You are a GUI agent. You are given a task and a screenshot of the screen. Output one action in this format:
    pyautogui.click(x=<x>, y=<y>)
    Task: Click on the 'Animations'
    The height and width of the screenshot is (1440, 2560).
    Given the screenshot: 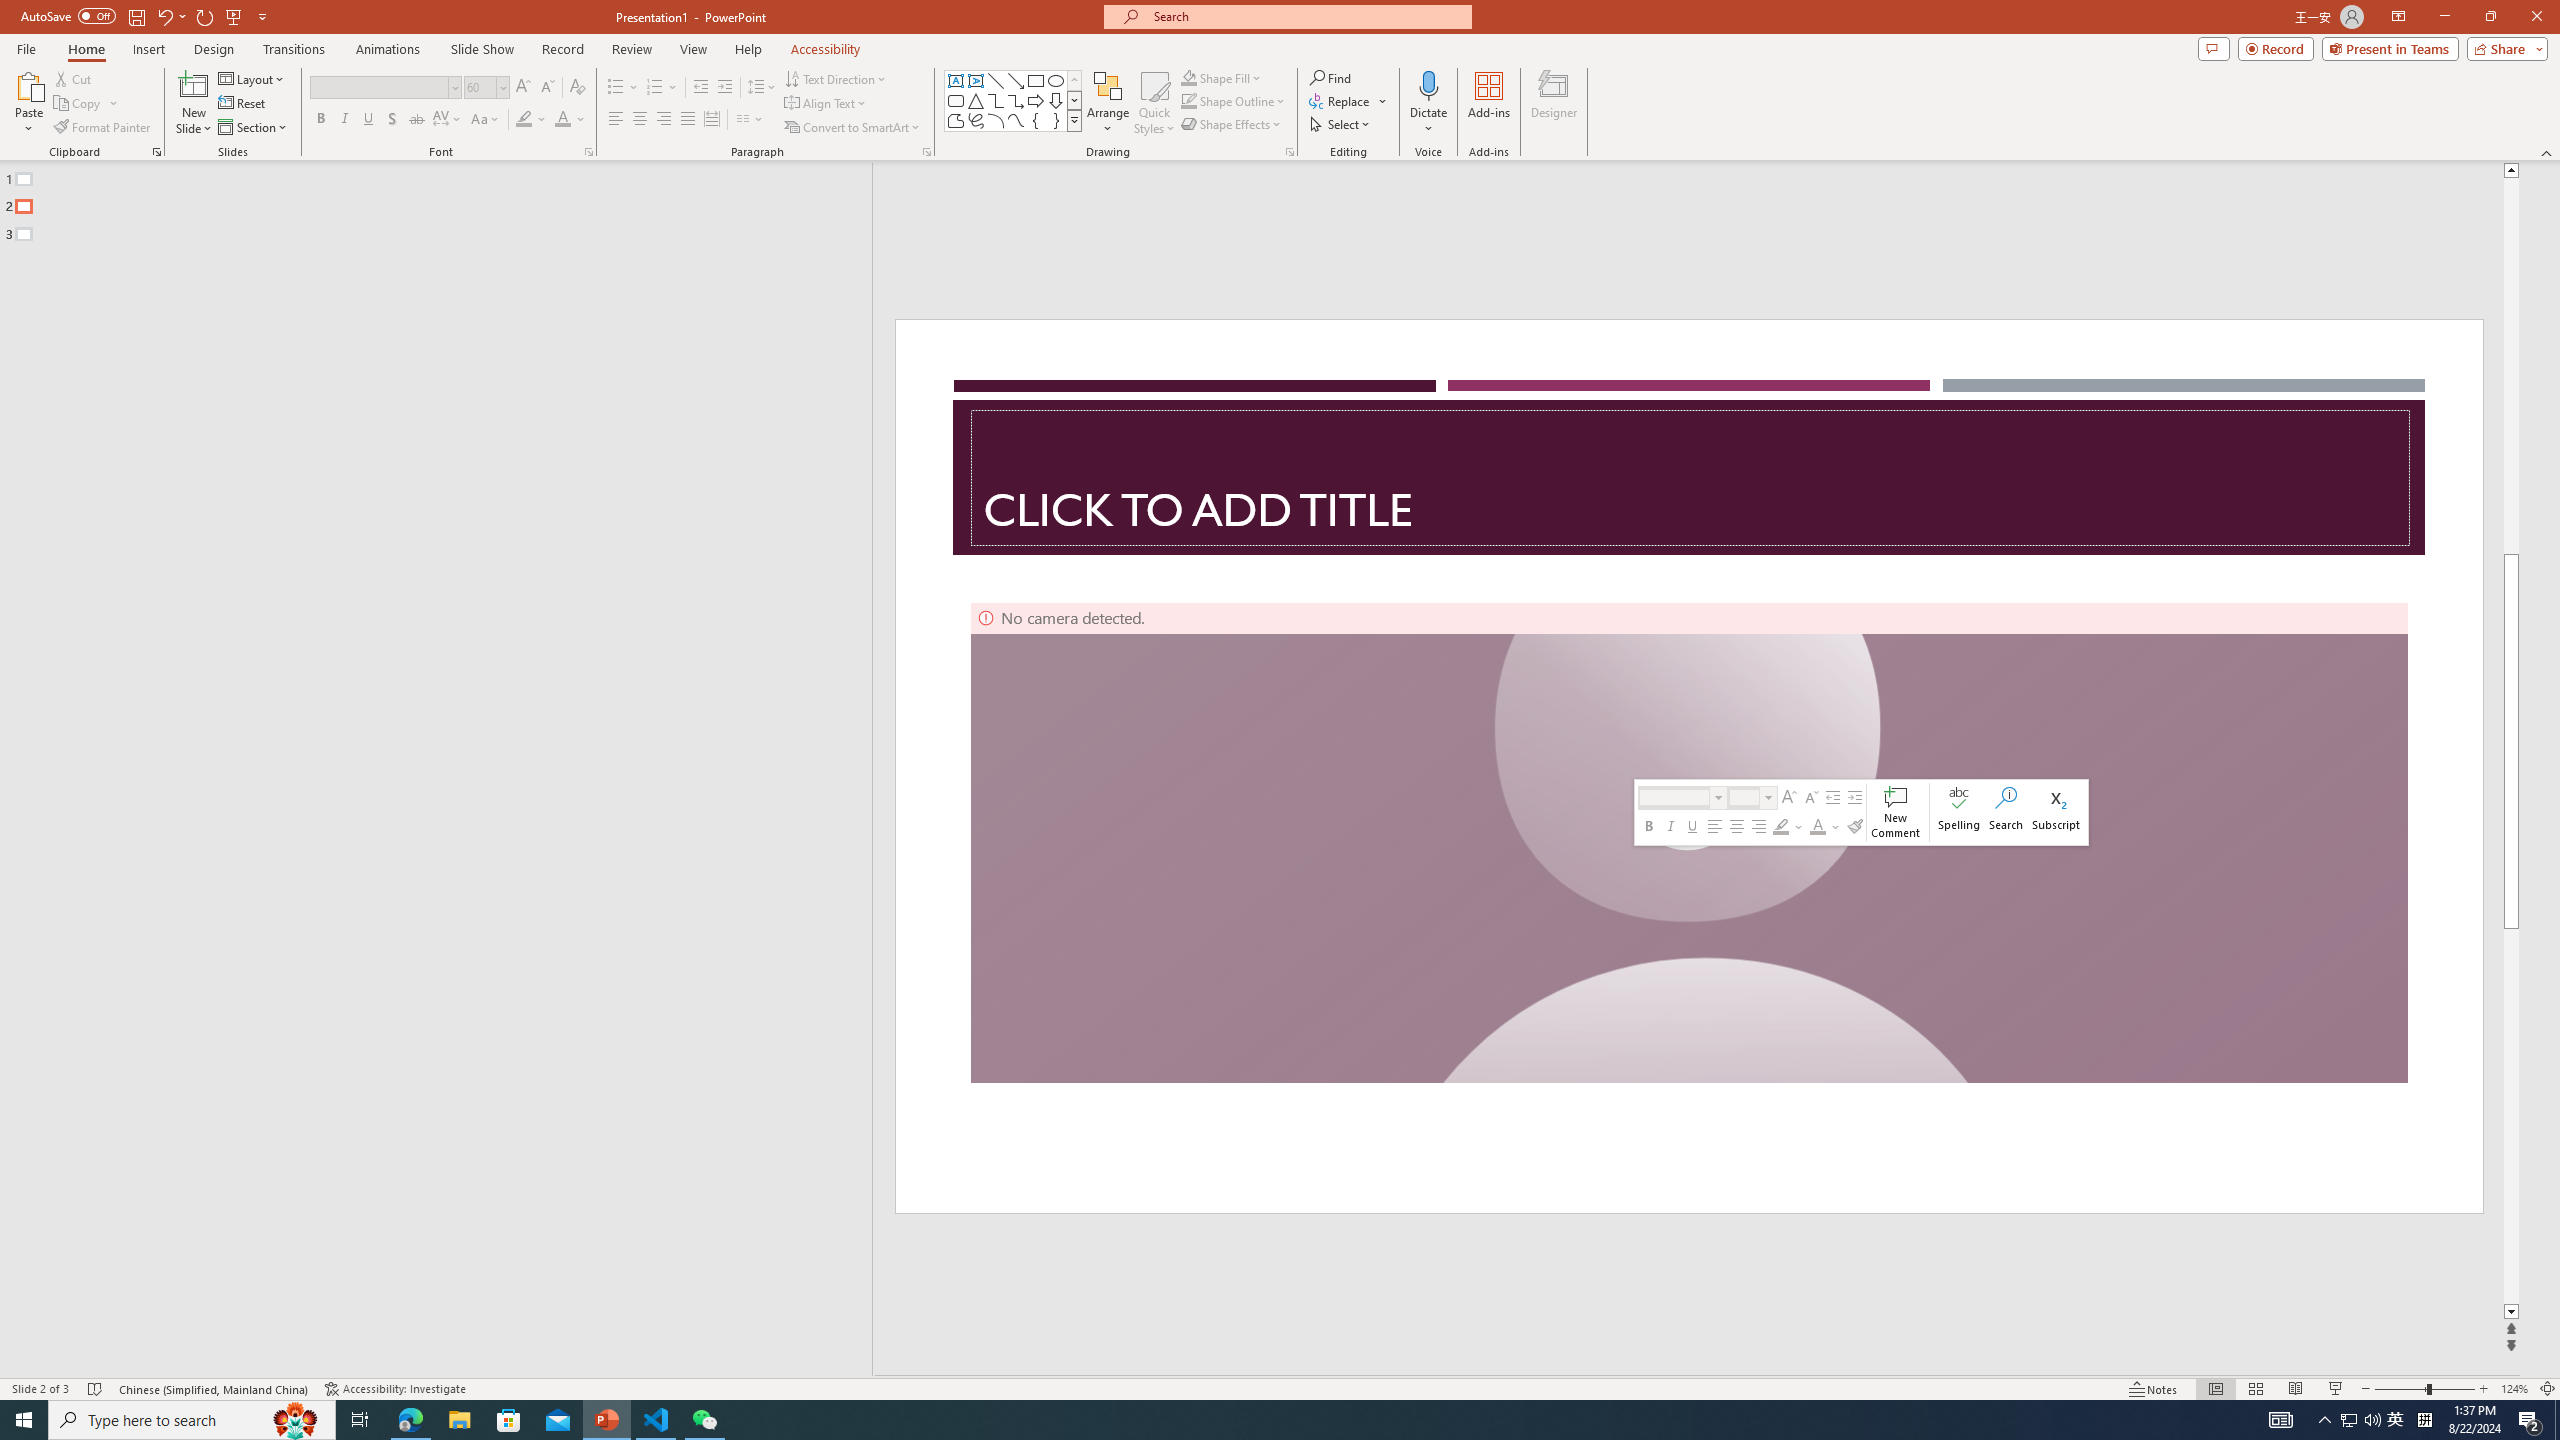 What is the action you would take?
    pyautogui.click(x=387, y=49)
    